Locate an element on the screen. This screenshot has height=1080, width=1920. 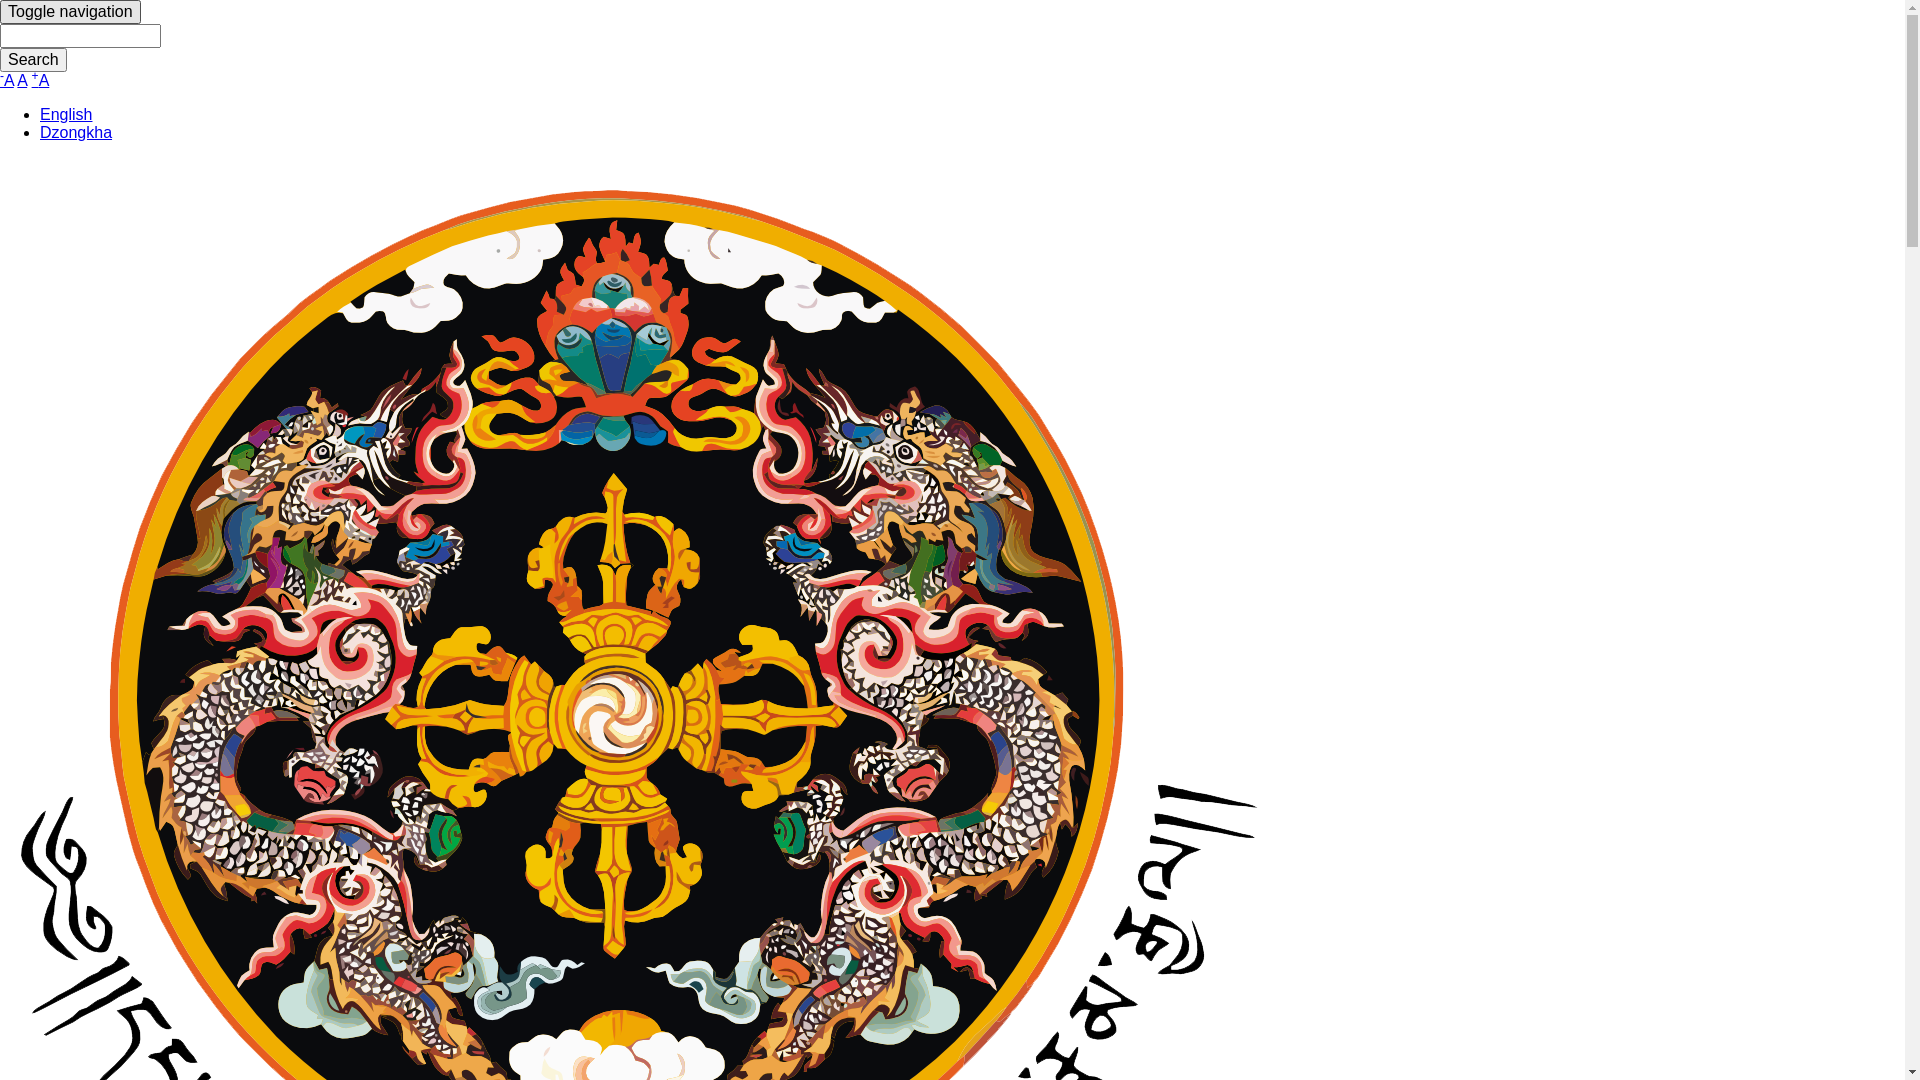
'+A' is located at coordinates (41, 79).